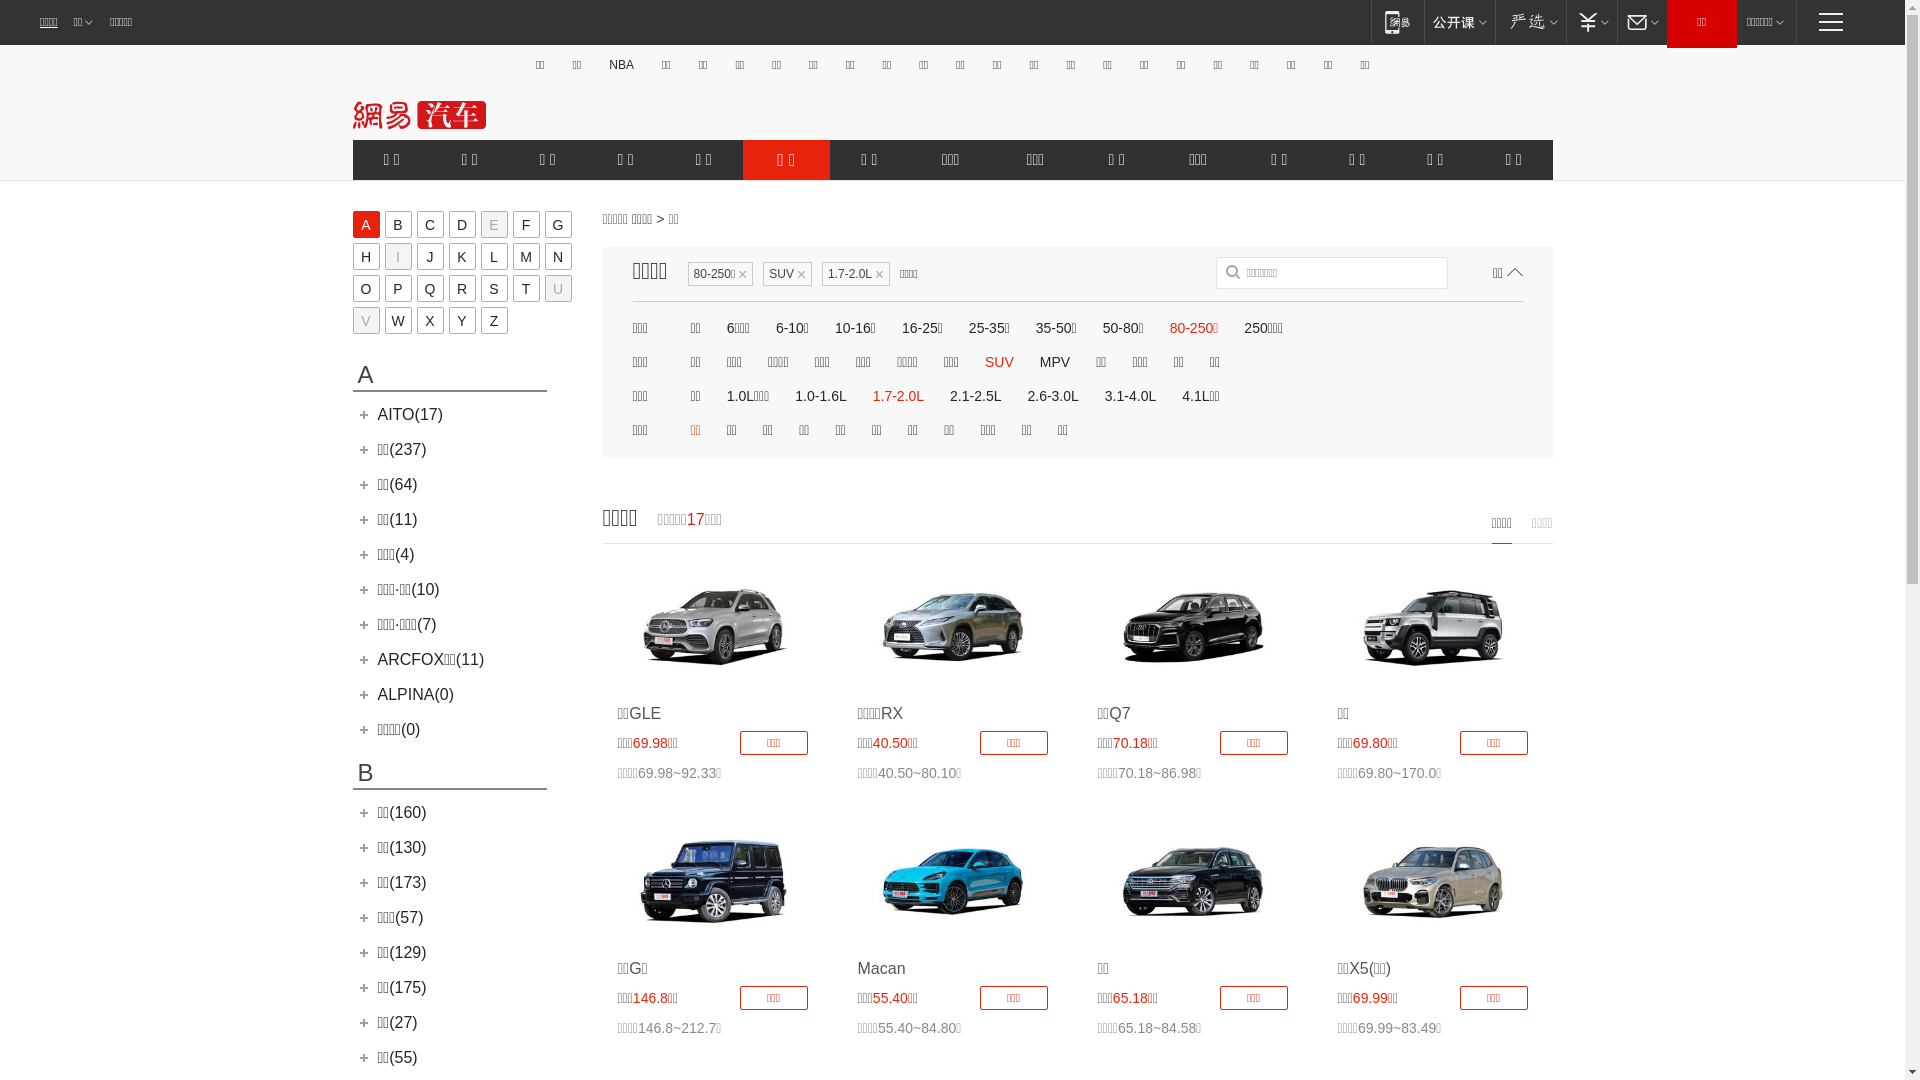 The image size is (1920, 1080). What do you see at coordinates (493, 224) in the screenshot?
I see `'E'` at bounding box center [493, 224].